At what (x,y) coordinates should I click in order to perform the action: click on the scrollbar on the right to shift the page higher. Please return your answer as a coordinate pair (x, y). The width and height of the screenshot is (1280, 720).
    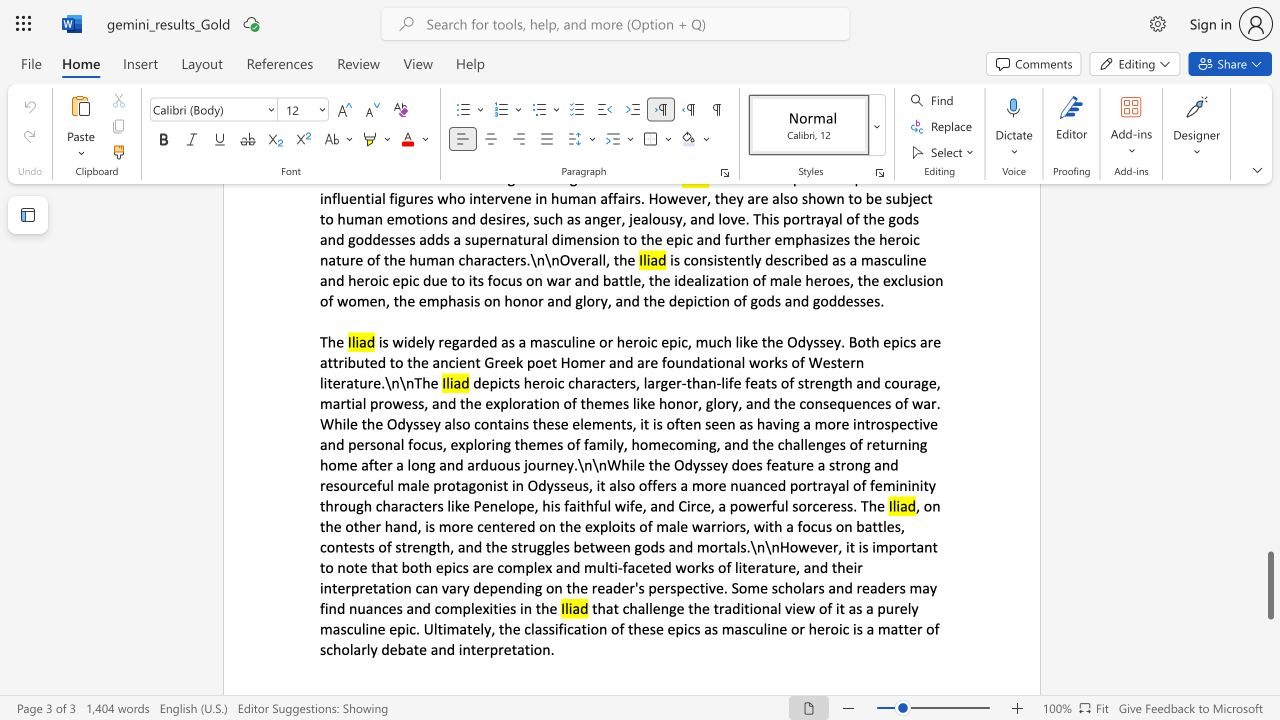
    Looking at the image, I should click on (1269, 470).